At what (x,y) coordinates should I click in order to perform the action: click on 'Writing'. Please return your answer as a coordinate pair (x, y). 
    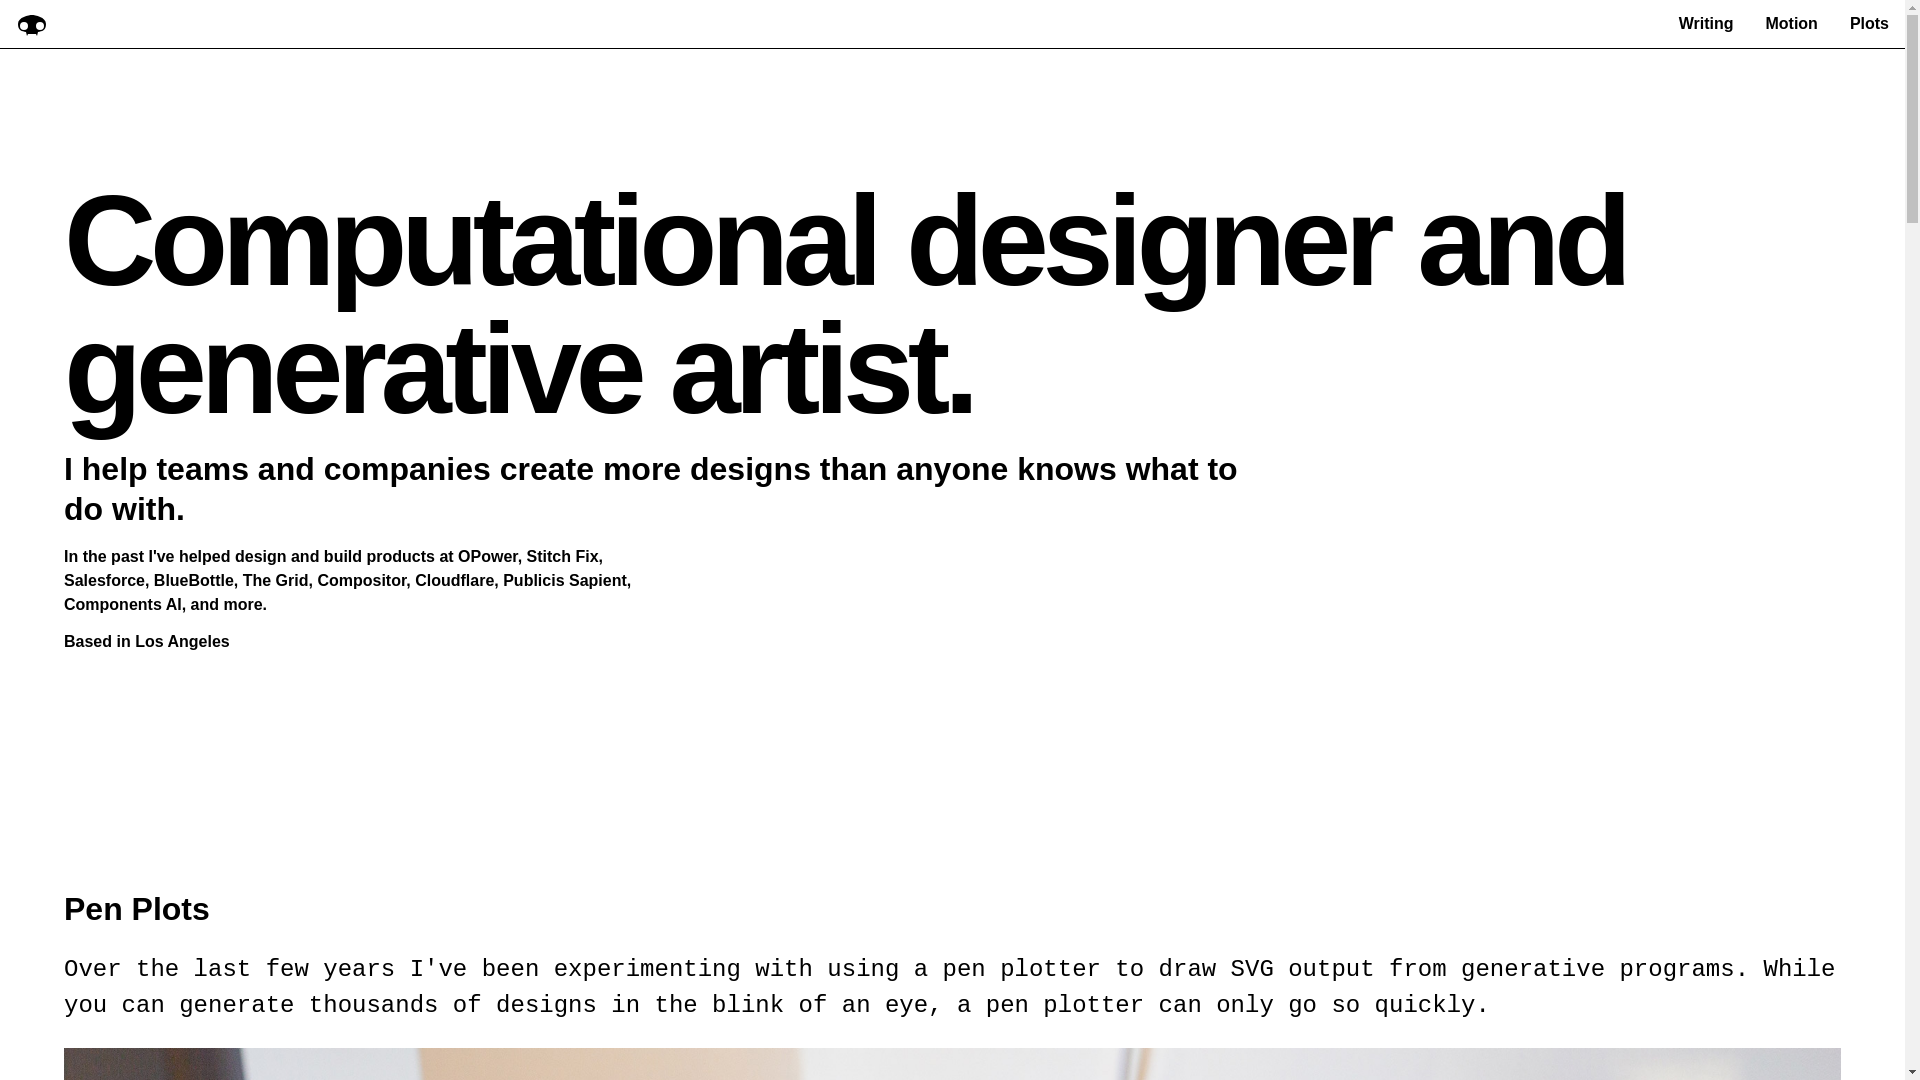
    Looking at the image, I should click on (1705, 23).